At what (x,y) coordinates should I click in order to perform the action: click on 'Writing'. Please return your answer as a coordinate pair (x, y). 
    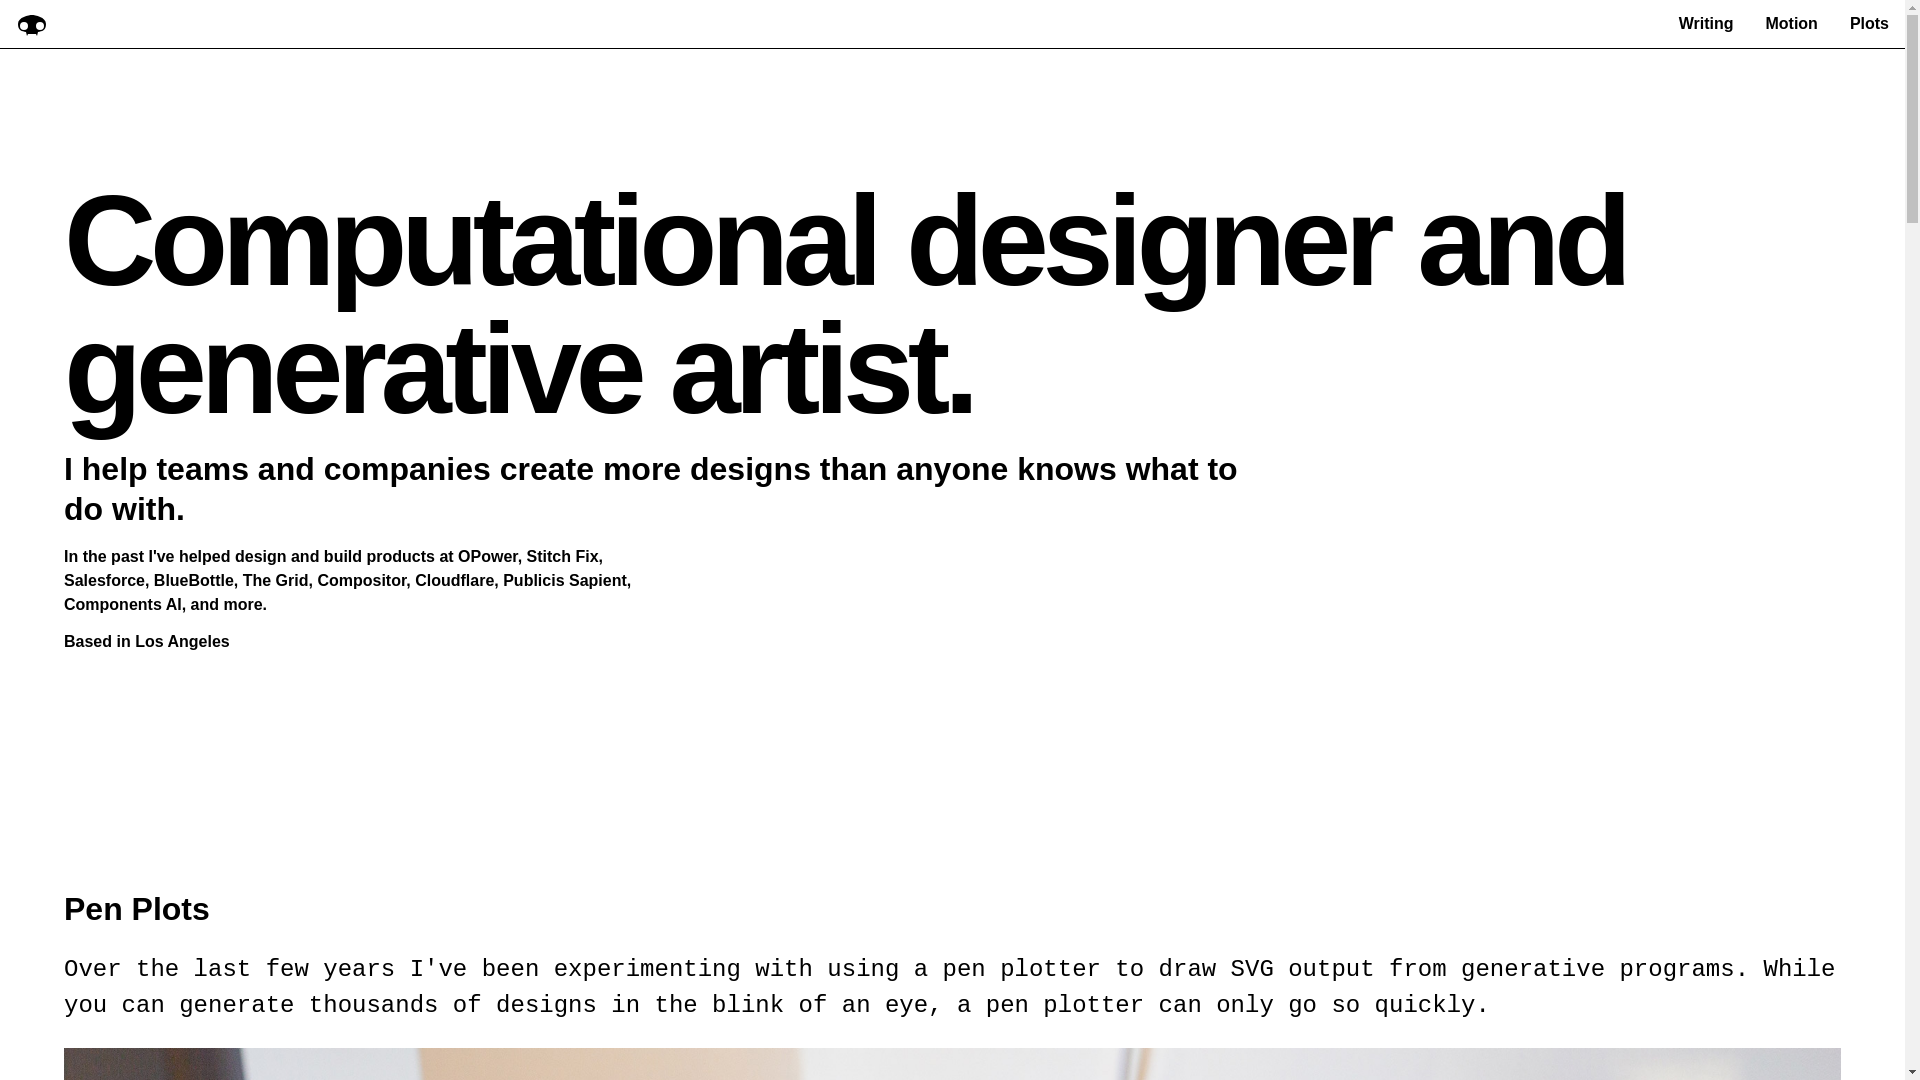
    Looking at the image, I should click on (1705, 23).